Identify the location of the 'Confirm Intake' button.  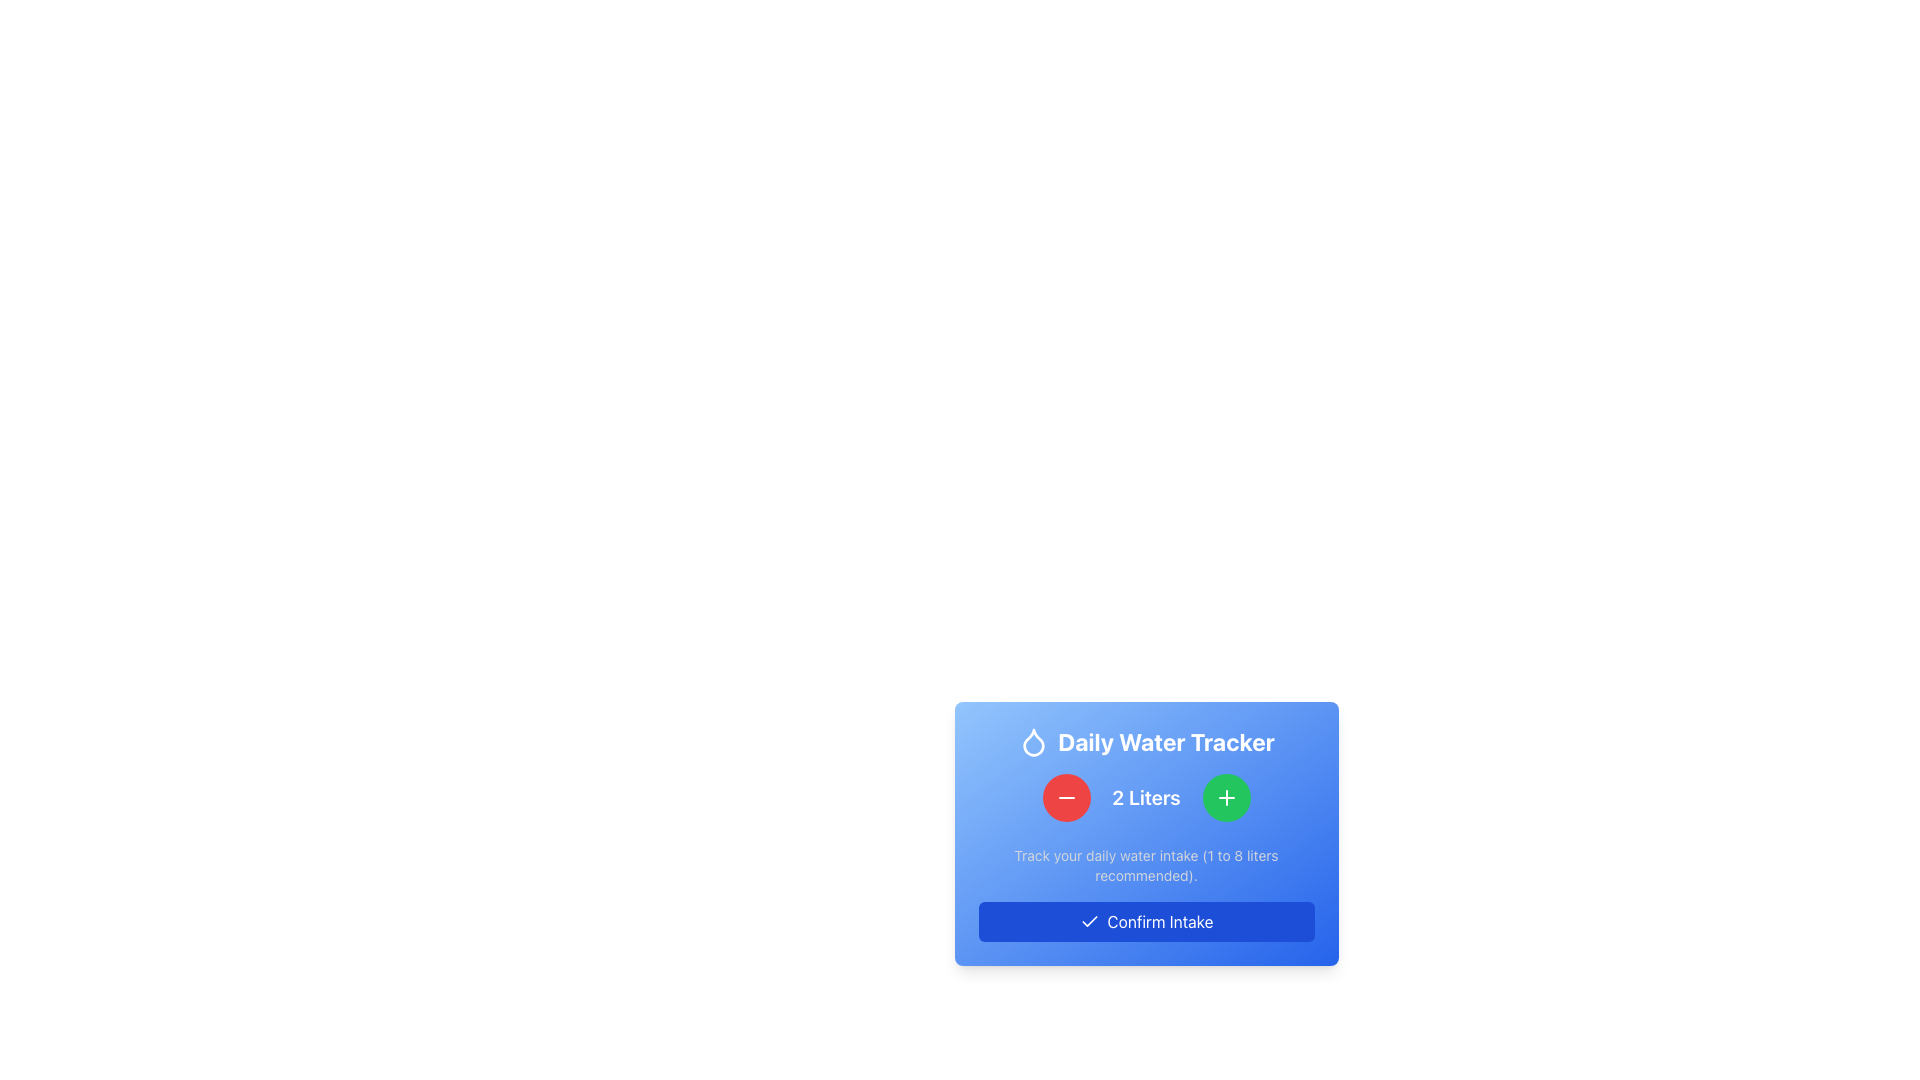
(1088, 921).